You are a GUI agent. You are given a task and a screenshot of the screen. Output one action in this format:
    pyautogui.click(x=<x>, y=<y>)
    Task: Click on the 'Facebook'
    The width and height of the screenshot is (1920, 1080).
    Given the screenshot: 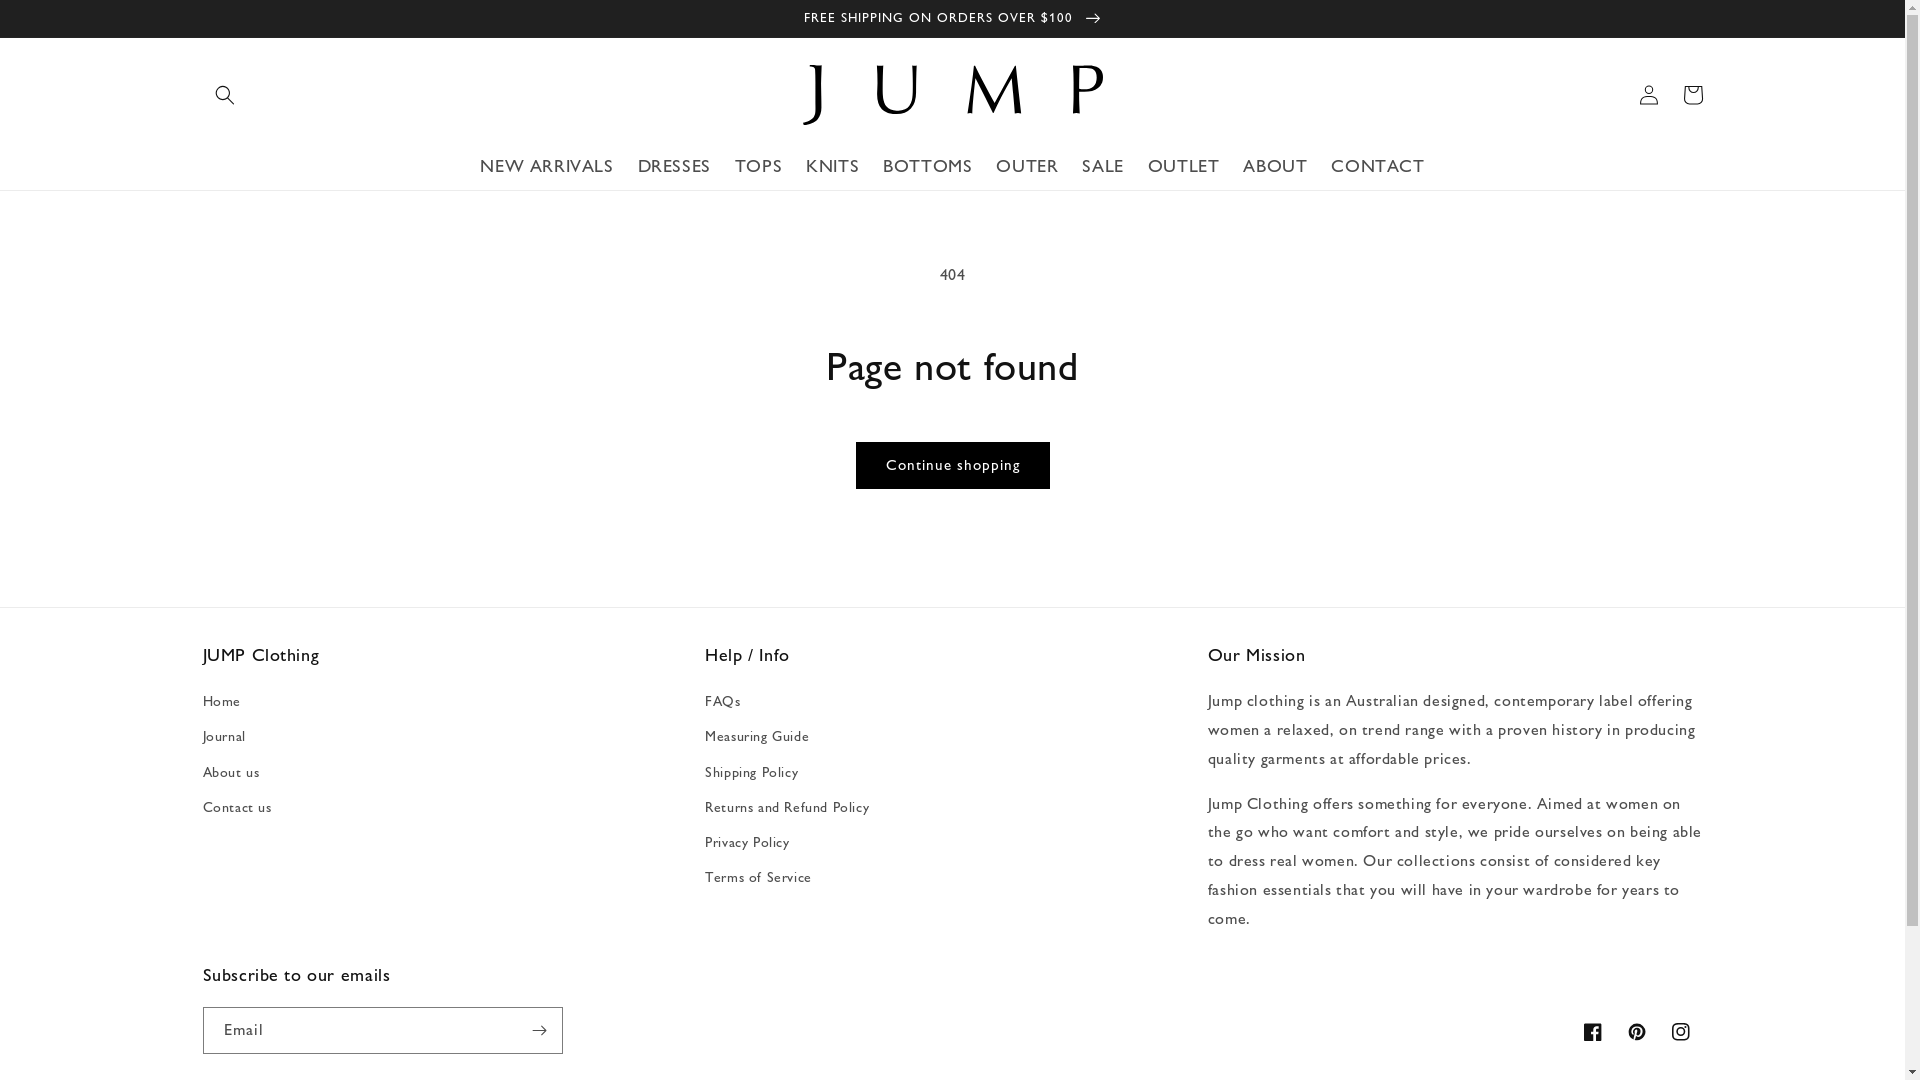 What is the action you would take?
    pyautogui.click(x=1591, y=1032)
    